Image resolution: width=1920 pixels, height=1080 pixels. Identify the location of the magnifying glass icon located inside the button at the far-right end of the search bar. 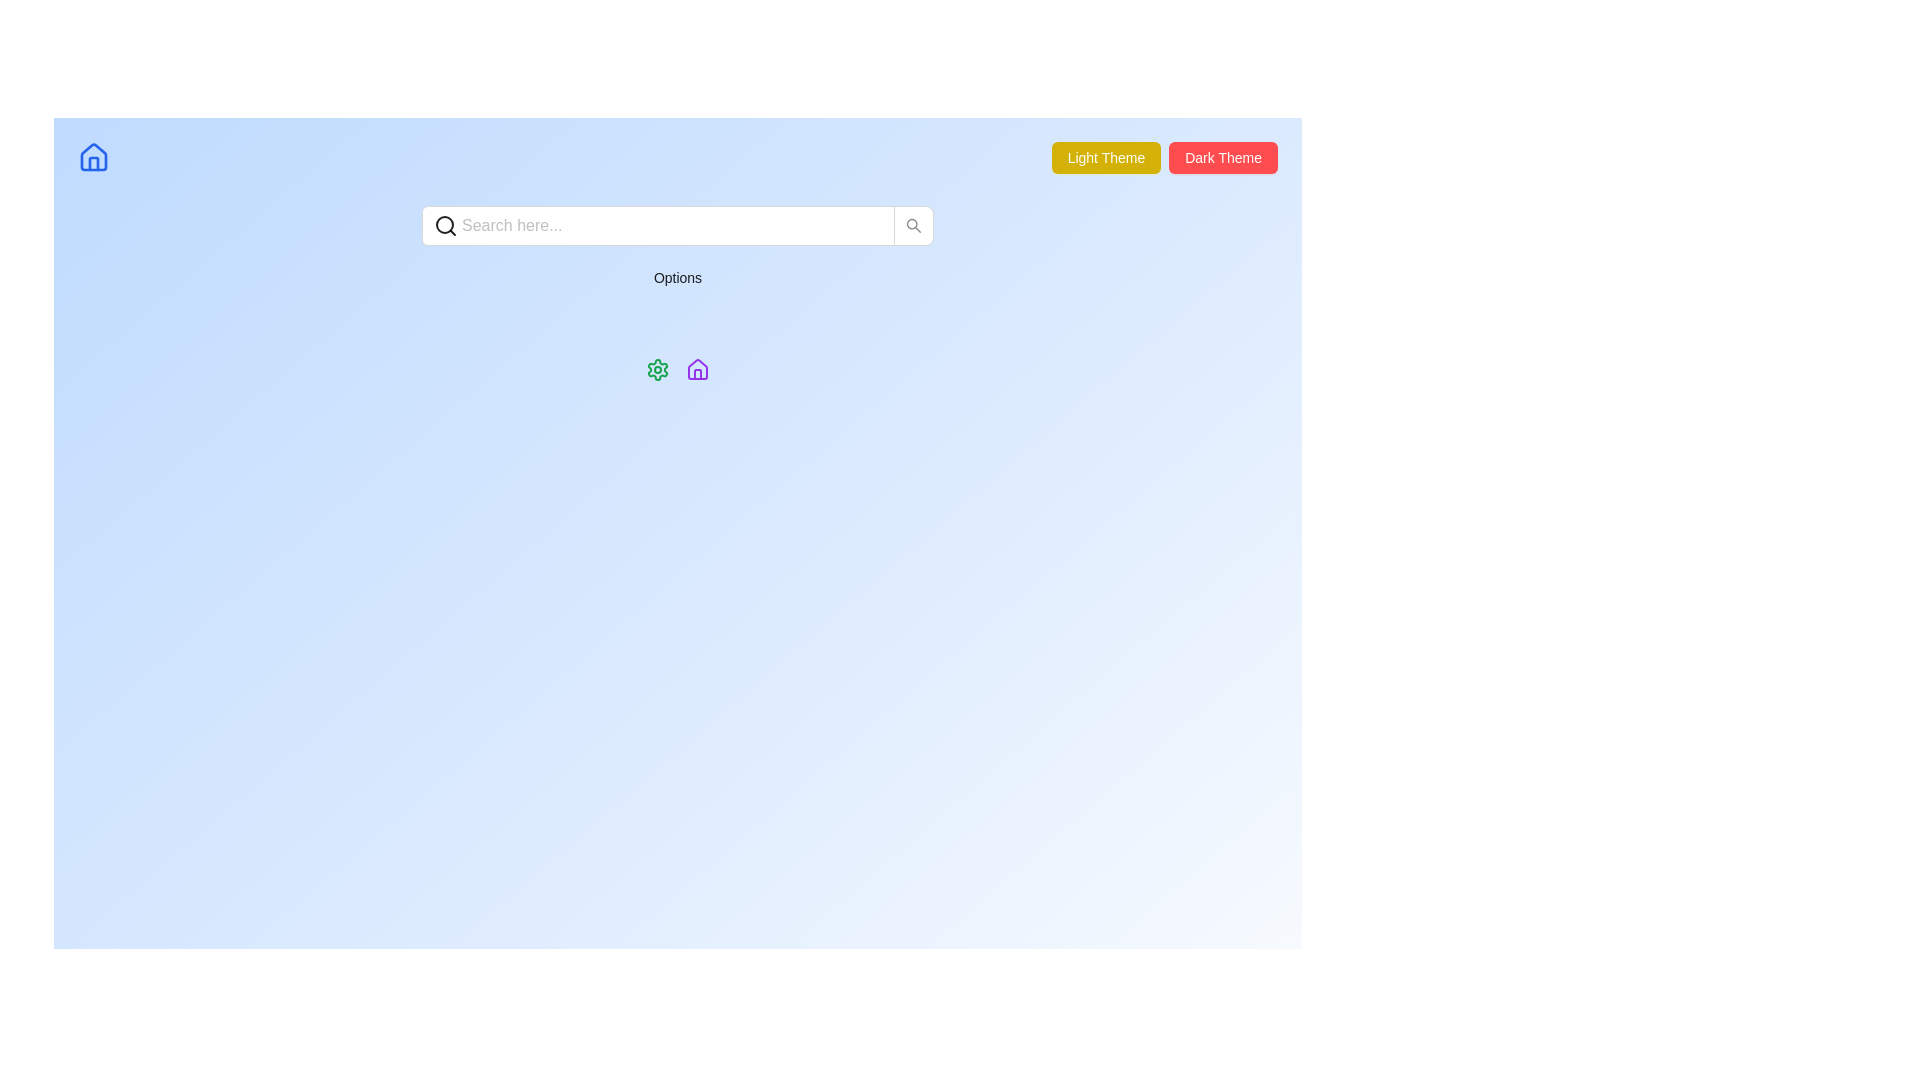
(912, 225).